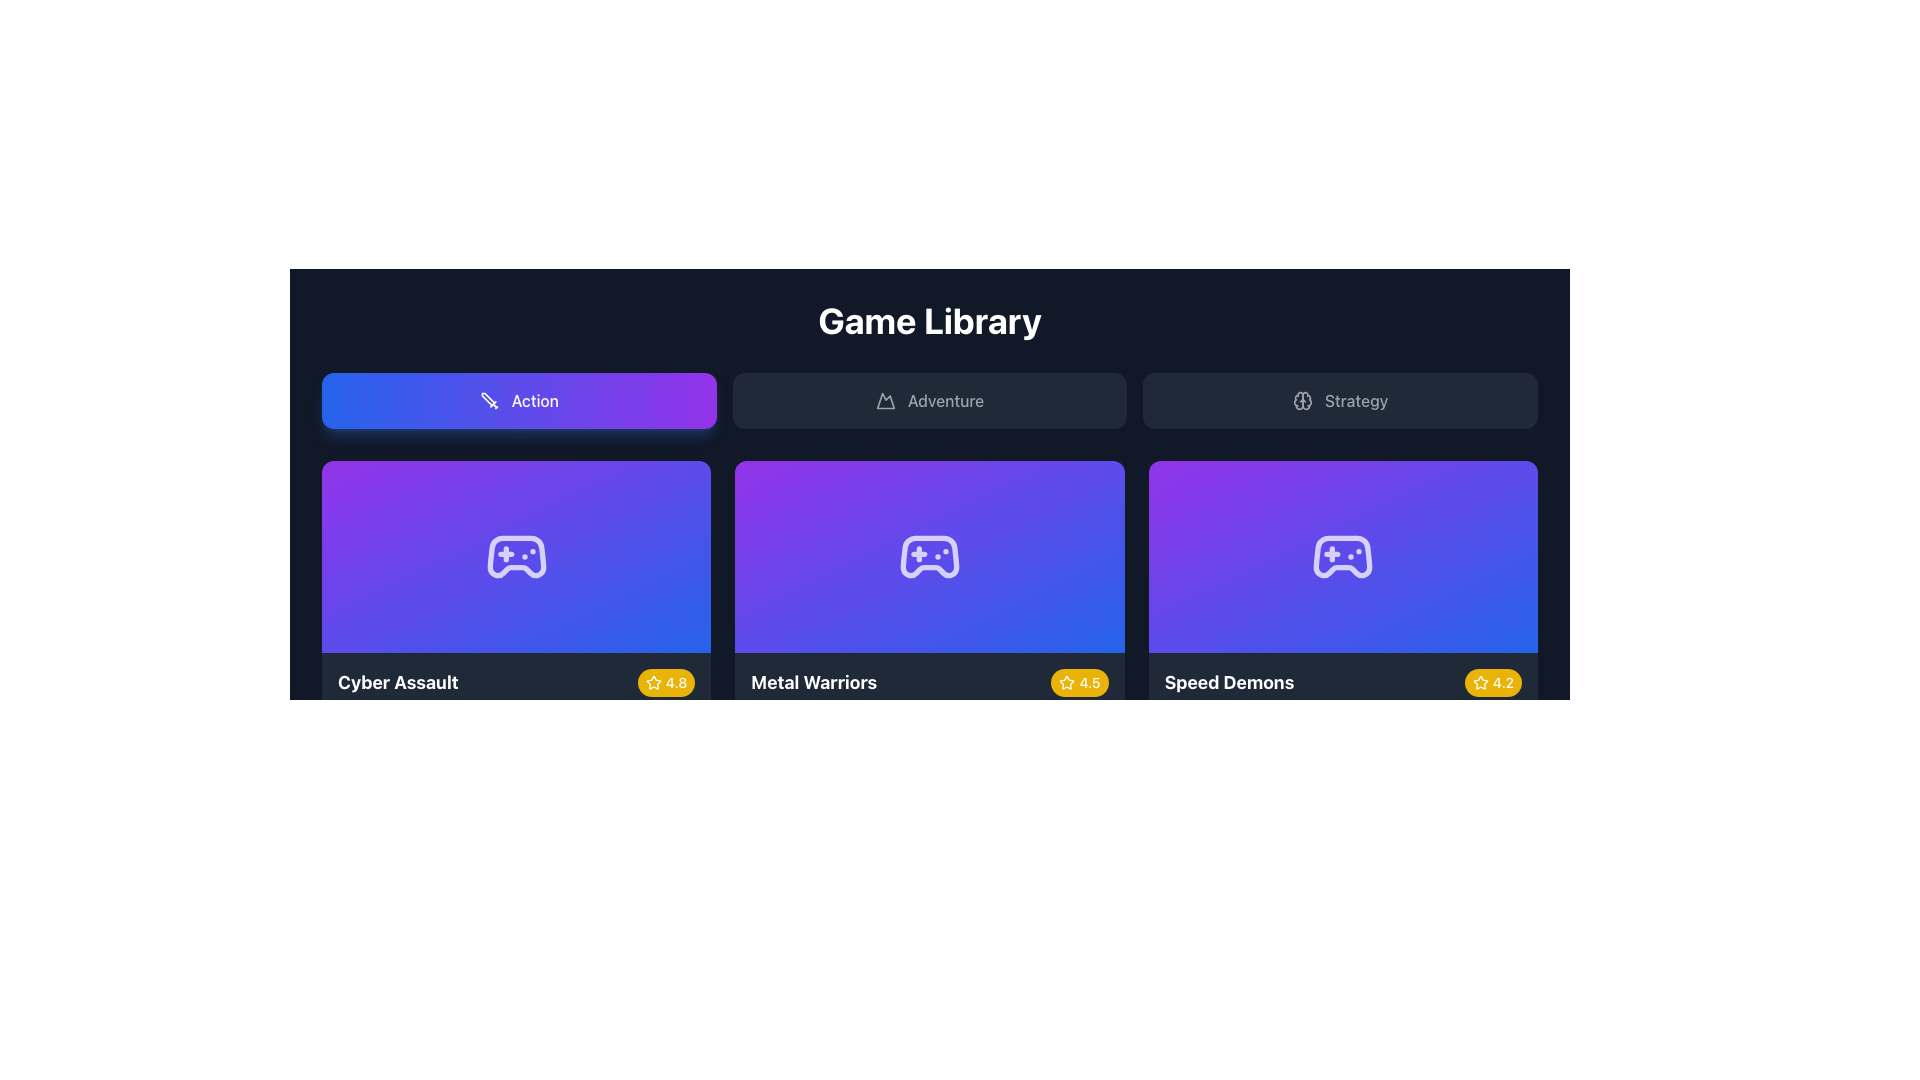 Image resolution: width=1920 pixels, height=1080 pixels. What do you see at coordinates (1493, 681) in the screenshot?
I see `rating value displayed on the bright yellow pill-shaped badge, which contains the text '4.2' and is located at the bottom-right corner of the 'Speed Demons' card` at bounding box center [1493, 681].